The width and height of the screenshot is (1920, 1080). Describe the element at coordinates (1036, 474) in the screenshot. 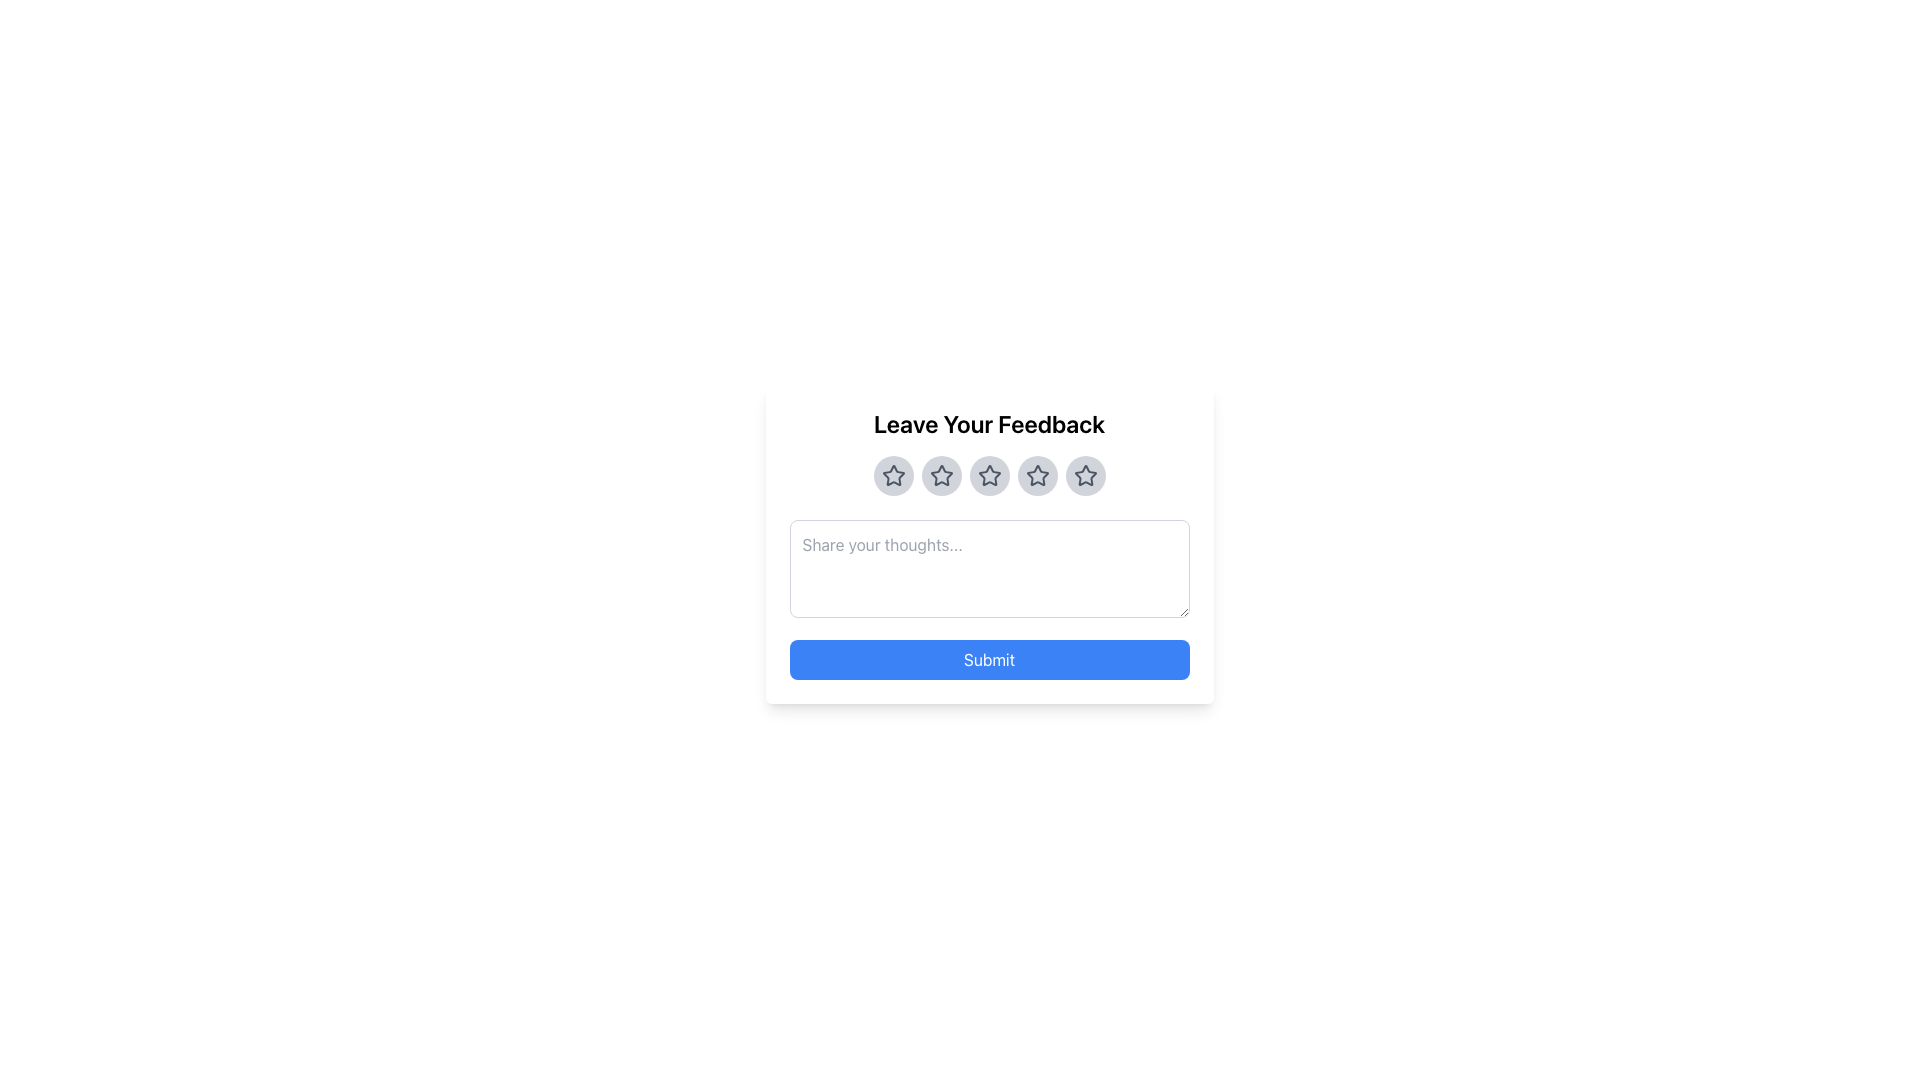

I see `the fourth star in the rating system` at that location.